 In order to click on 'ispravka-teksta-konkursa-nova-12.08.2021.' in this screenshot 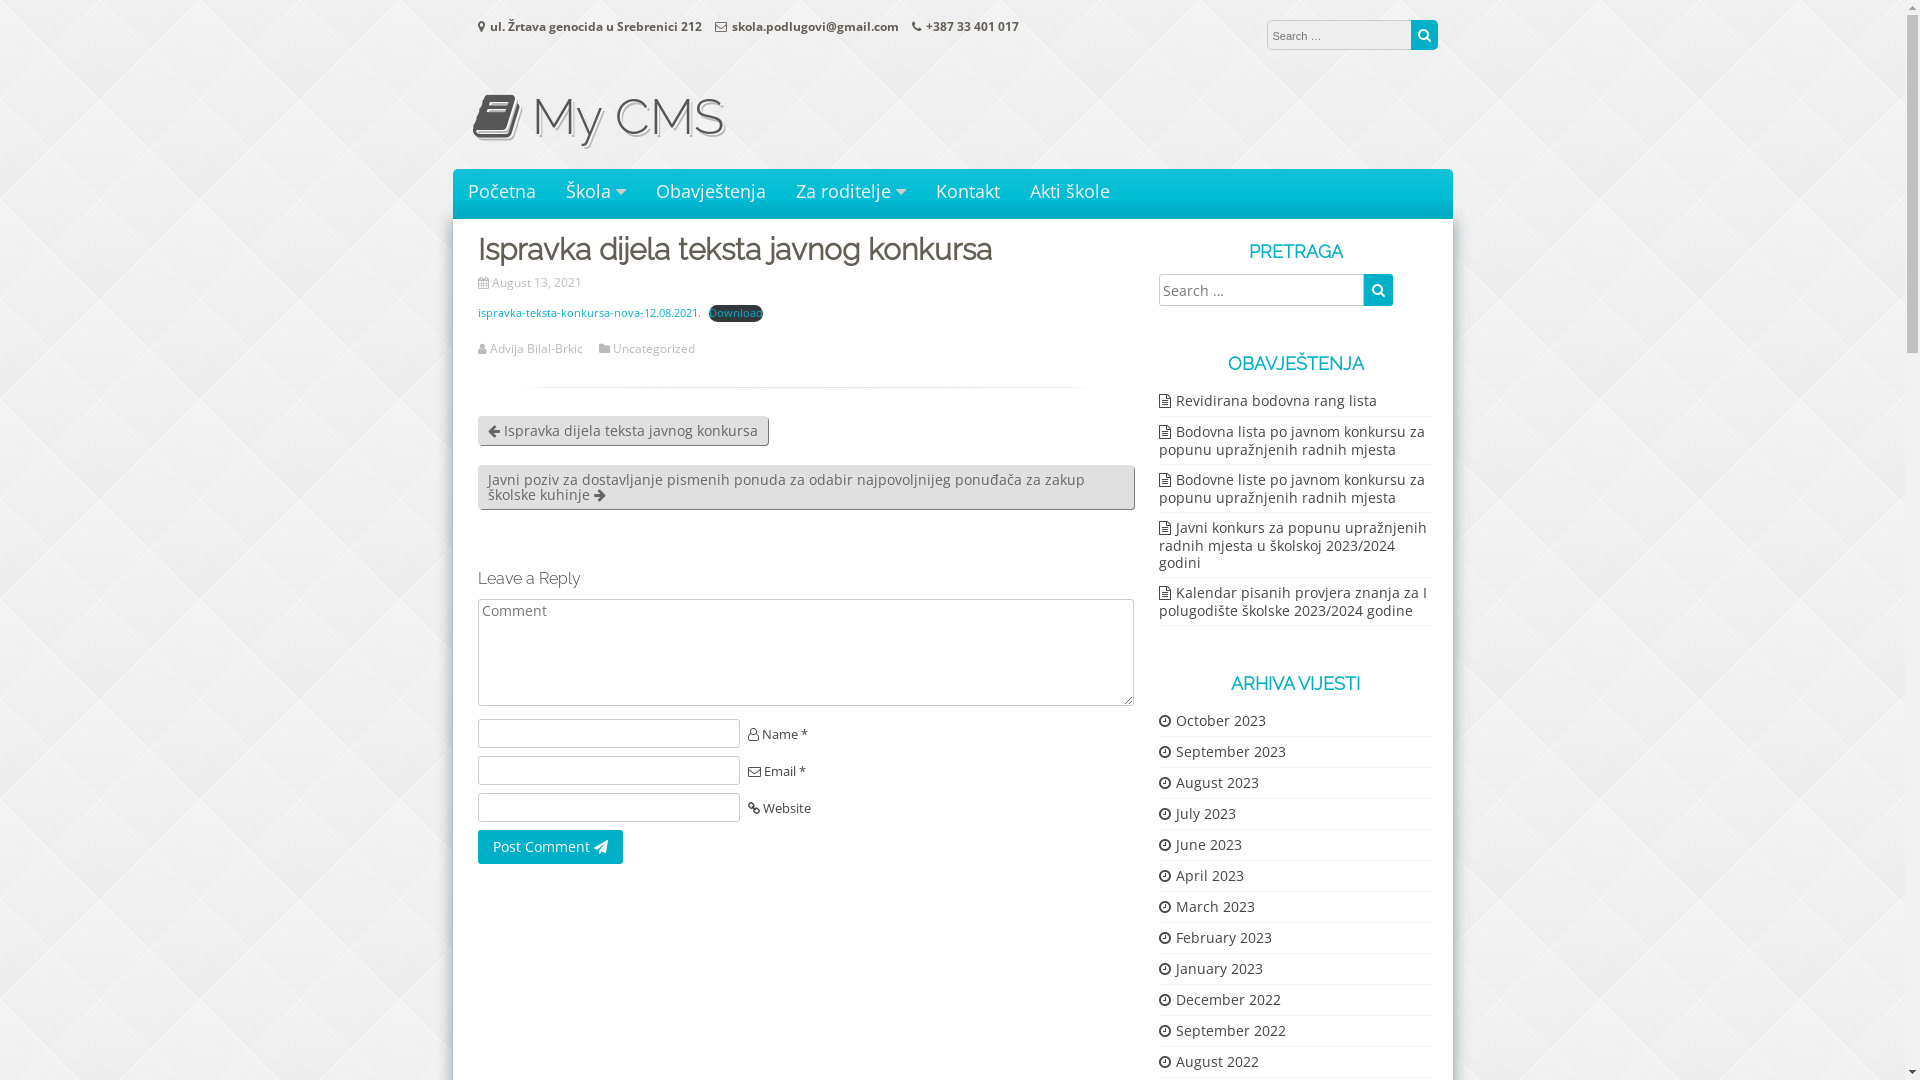, I will do `click(588, 312)`.